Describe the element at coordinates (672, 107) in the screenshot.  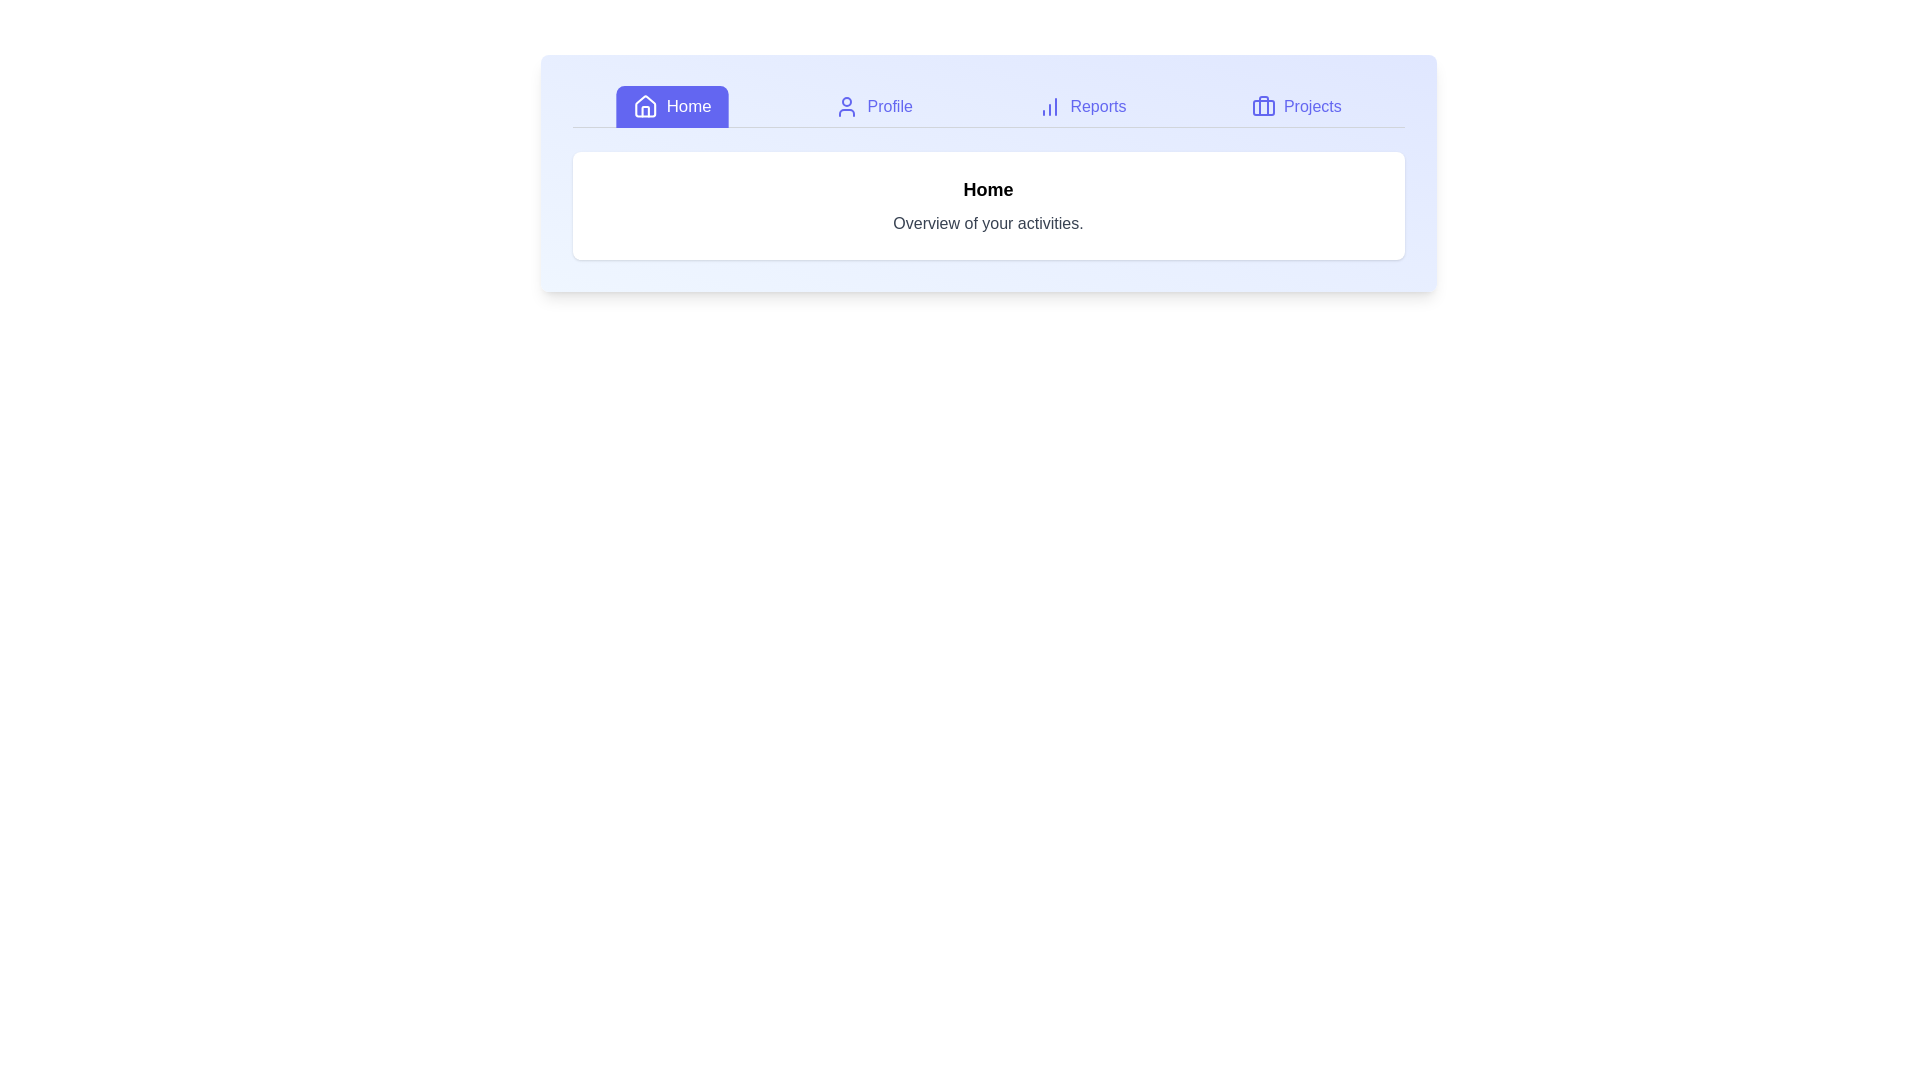
I see `the Home tab to view its content` at that location.